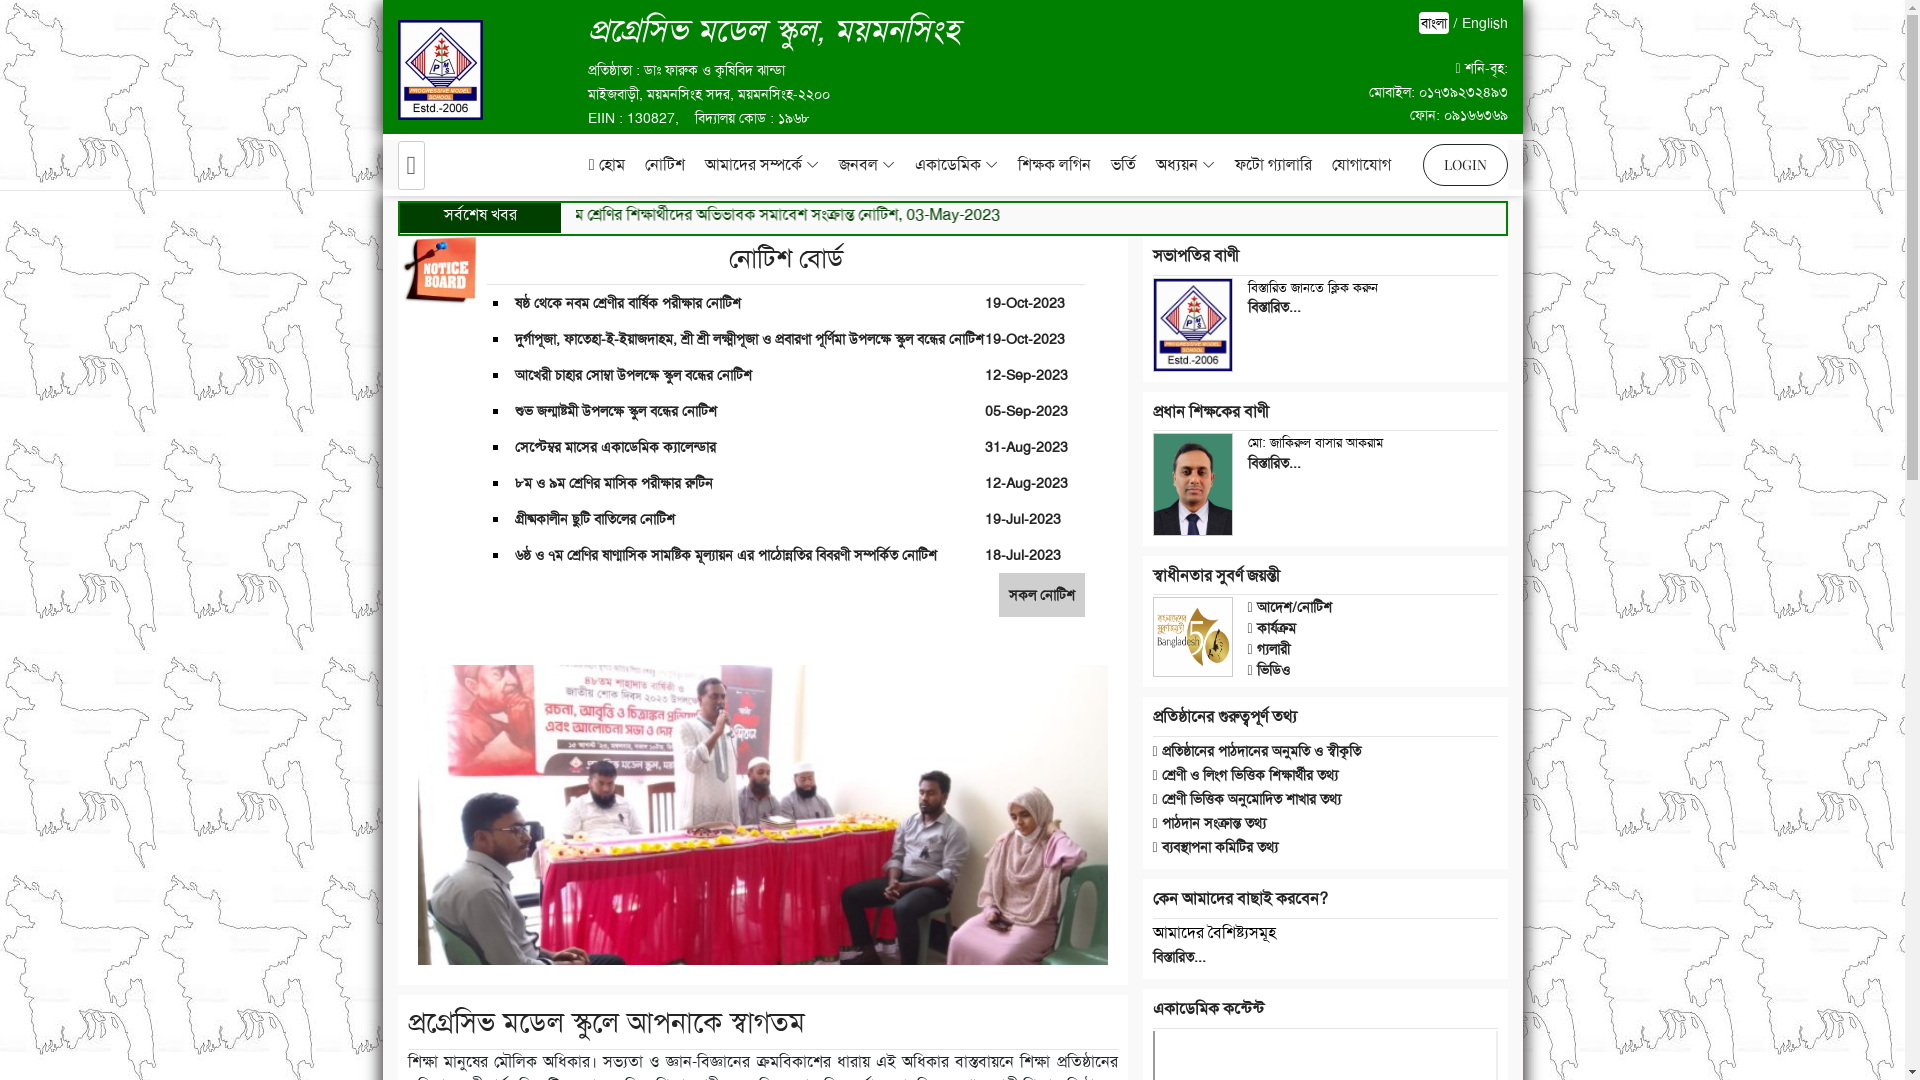 Image resolution: width=1920 pixels, height=1080 pixels. Describe the element at coordinates (1484, 23) in the screenshot. I see `'English'` at that location.